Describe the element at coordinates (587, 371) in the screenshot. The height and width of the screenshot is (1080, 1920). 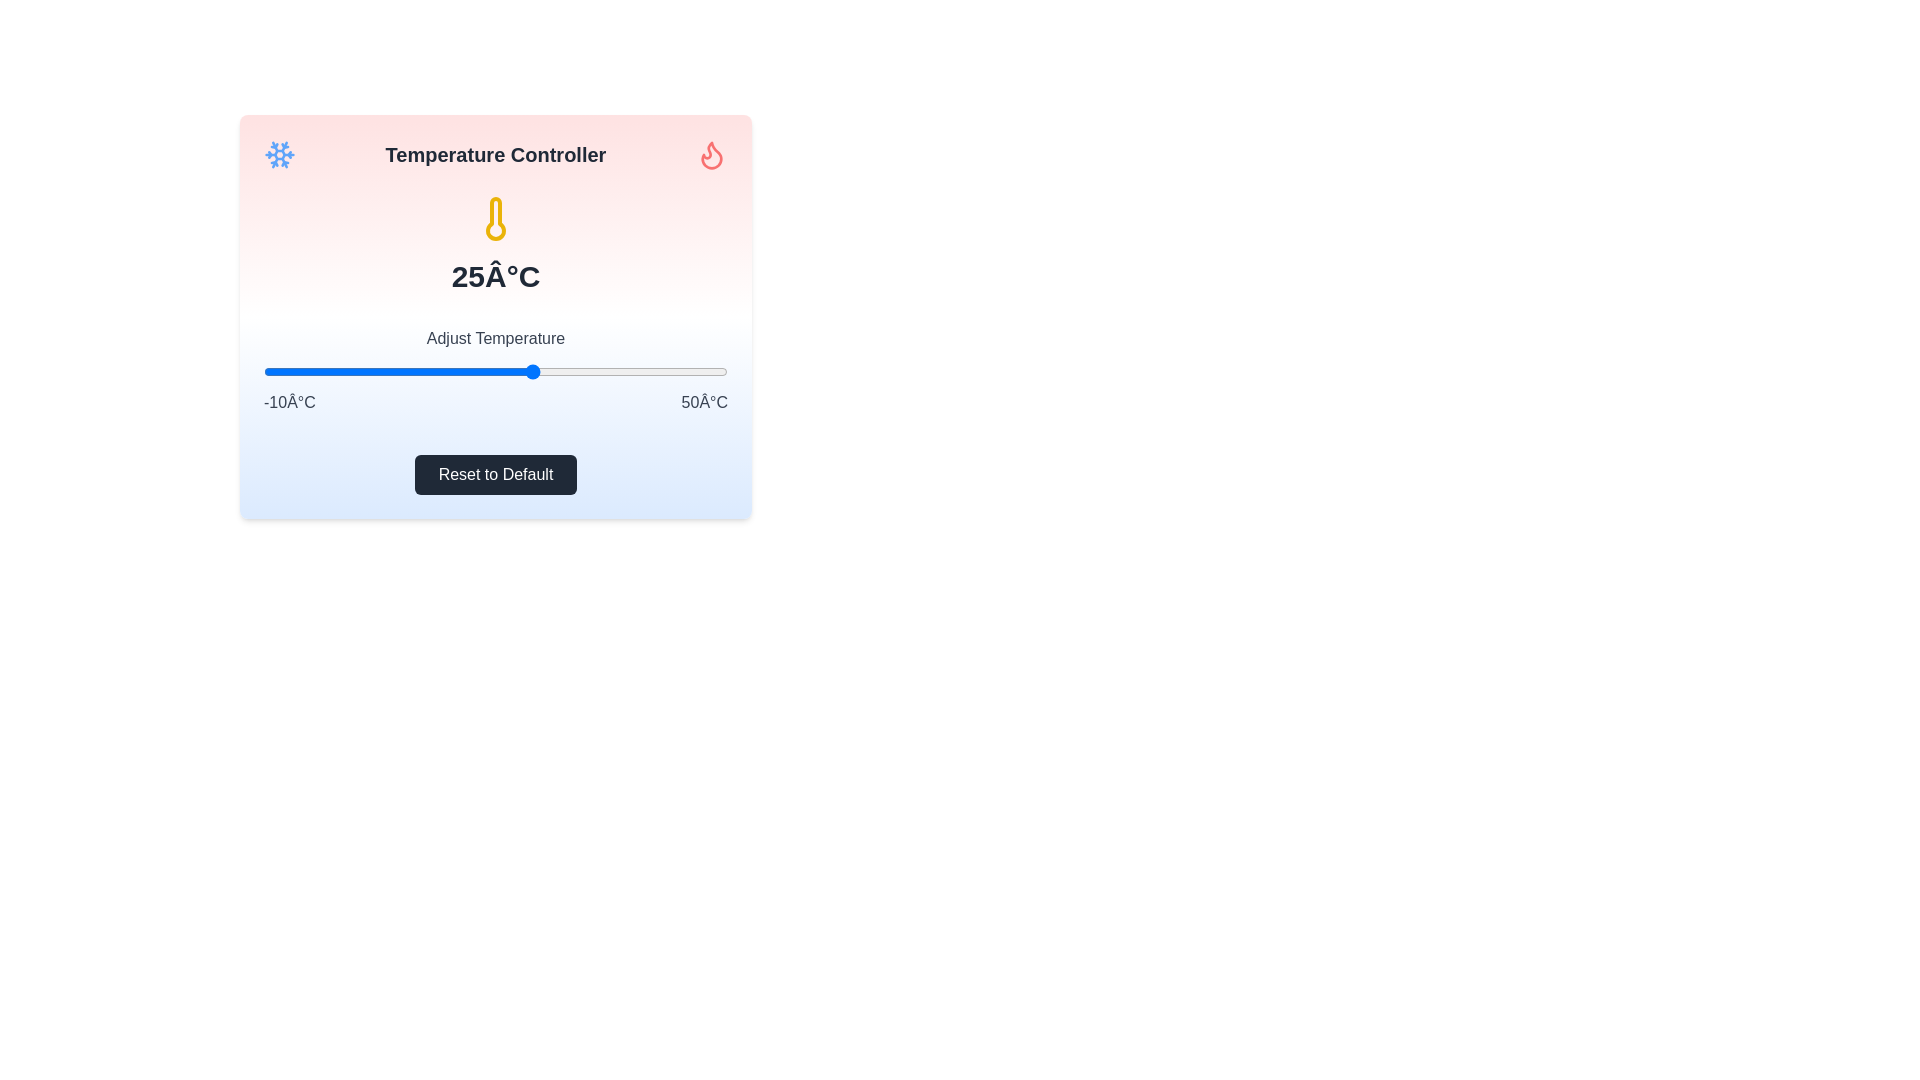
I see `the temperature to 32°C using the slider` at that location.